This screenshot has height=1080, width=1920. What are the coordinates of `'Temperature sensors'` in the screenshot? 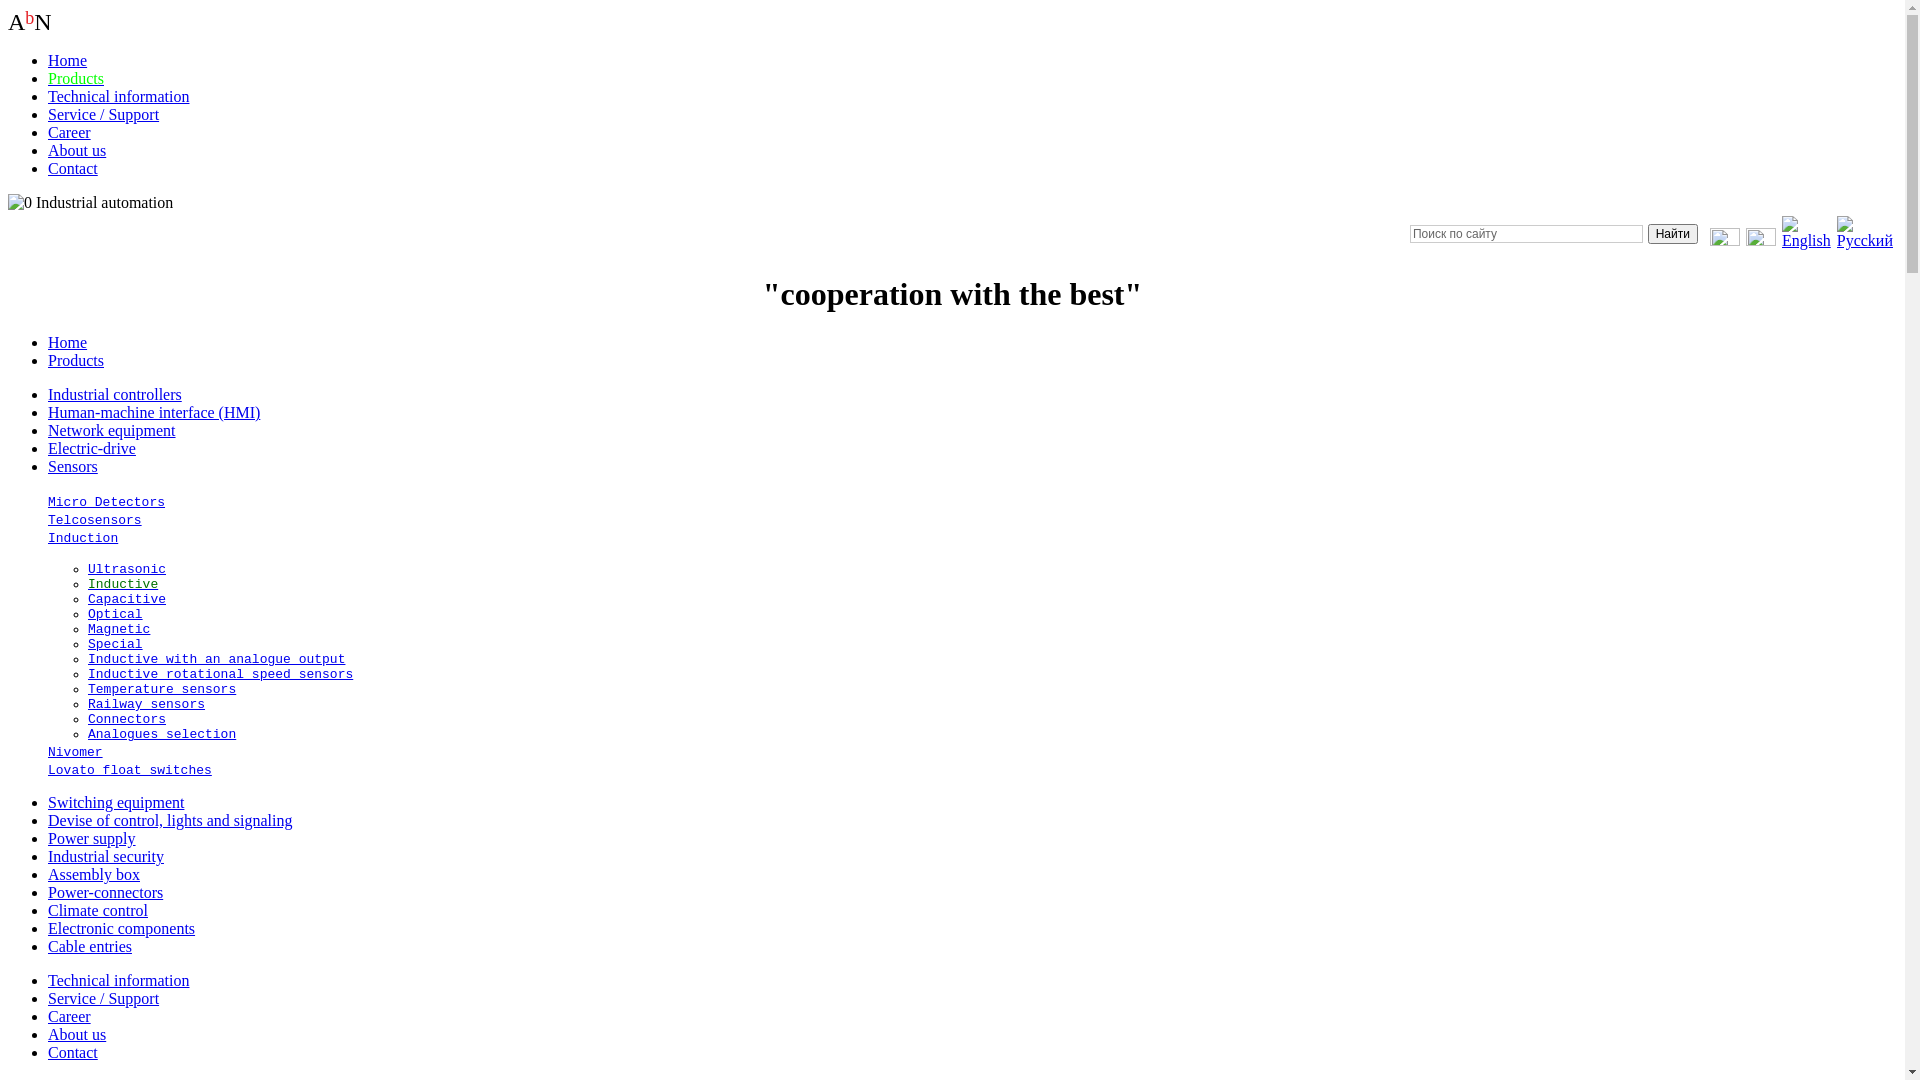 It's located at (162, 688).